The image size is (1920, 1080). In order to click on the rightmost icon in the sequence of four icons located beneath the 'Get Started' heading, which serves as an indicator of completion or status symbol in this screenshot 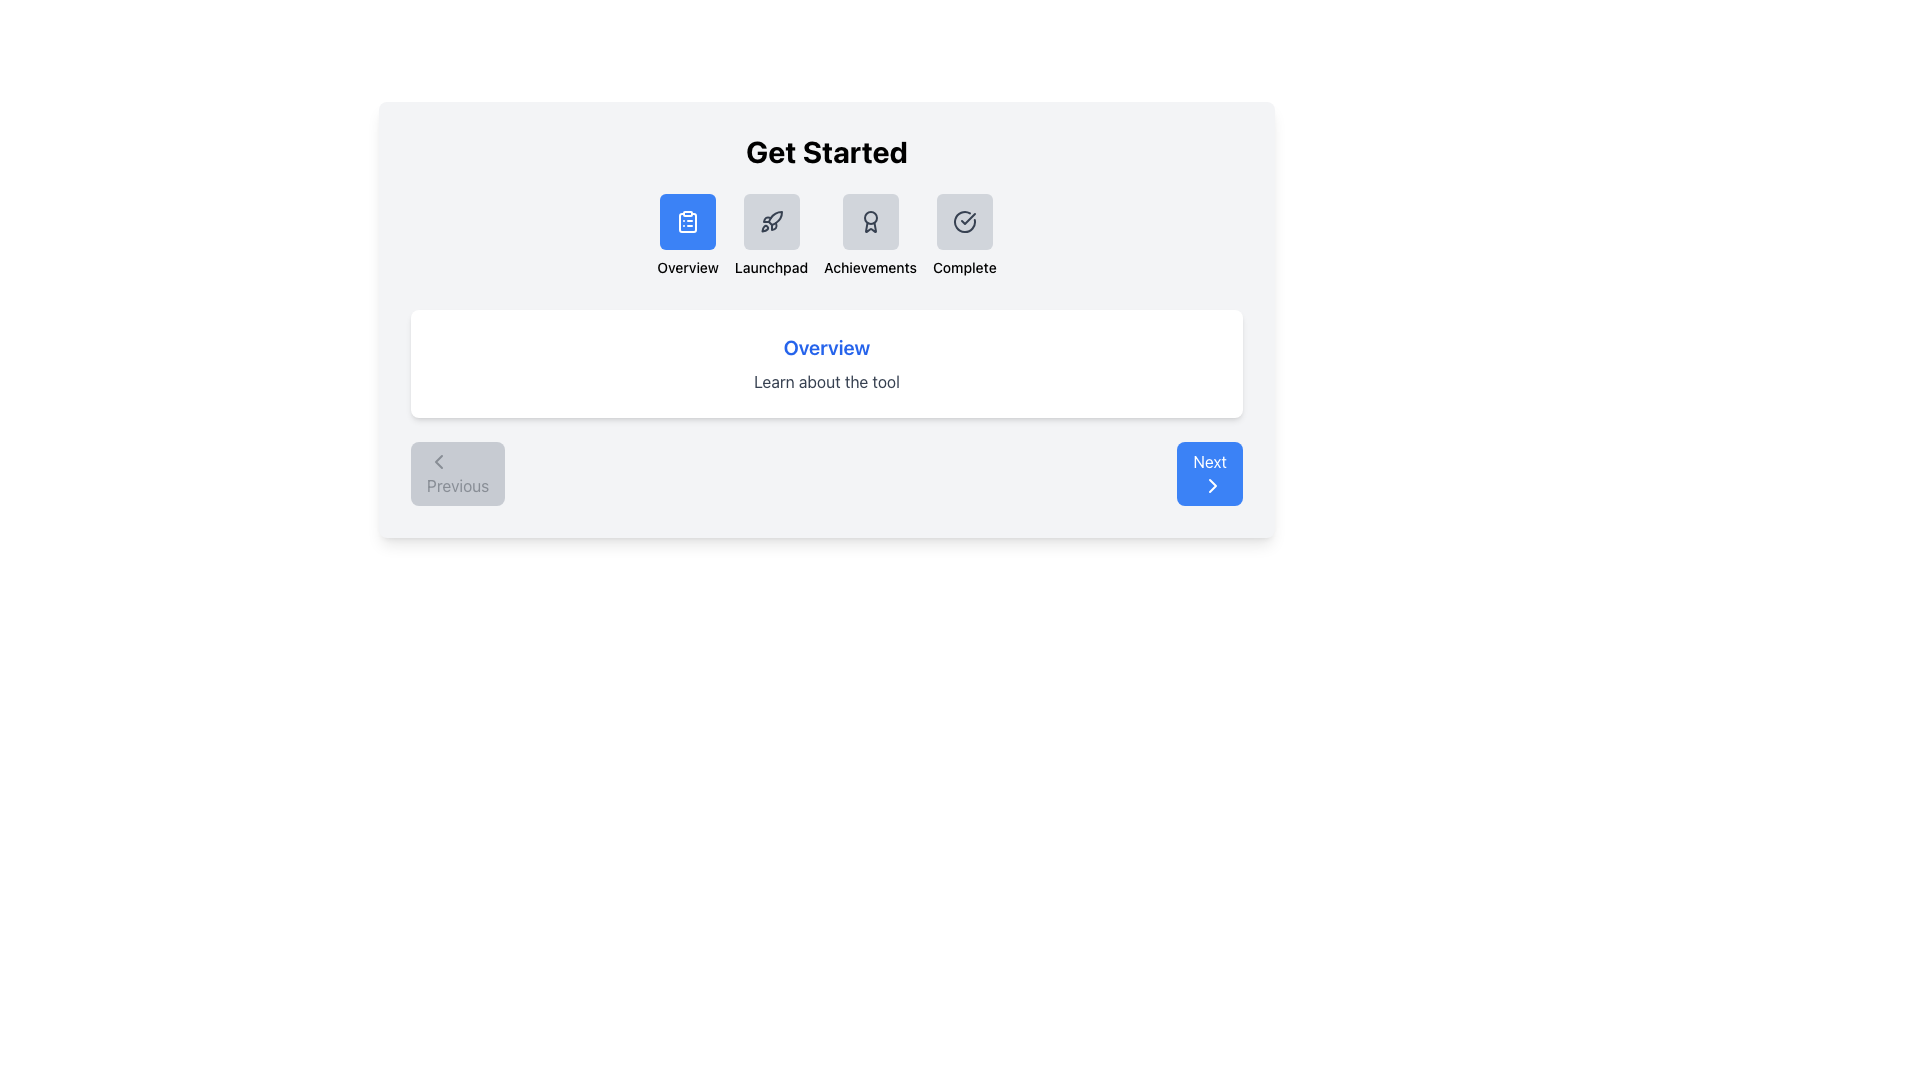, I will do `click(964, 222)`.